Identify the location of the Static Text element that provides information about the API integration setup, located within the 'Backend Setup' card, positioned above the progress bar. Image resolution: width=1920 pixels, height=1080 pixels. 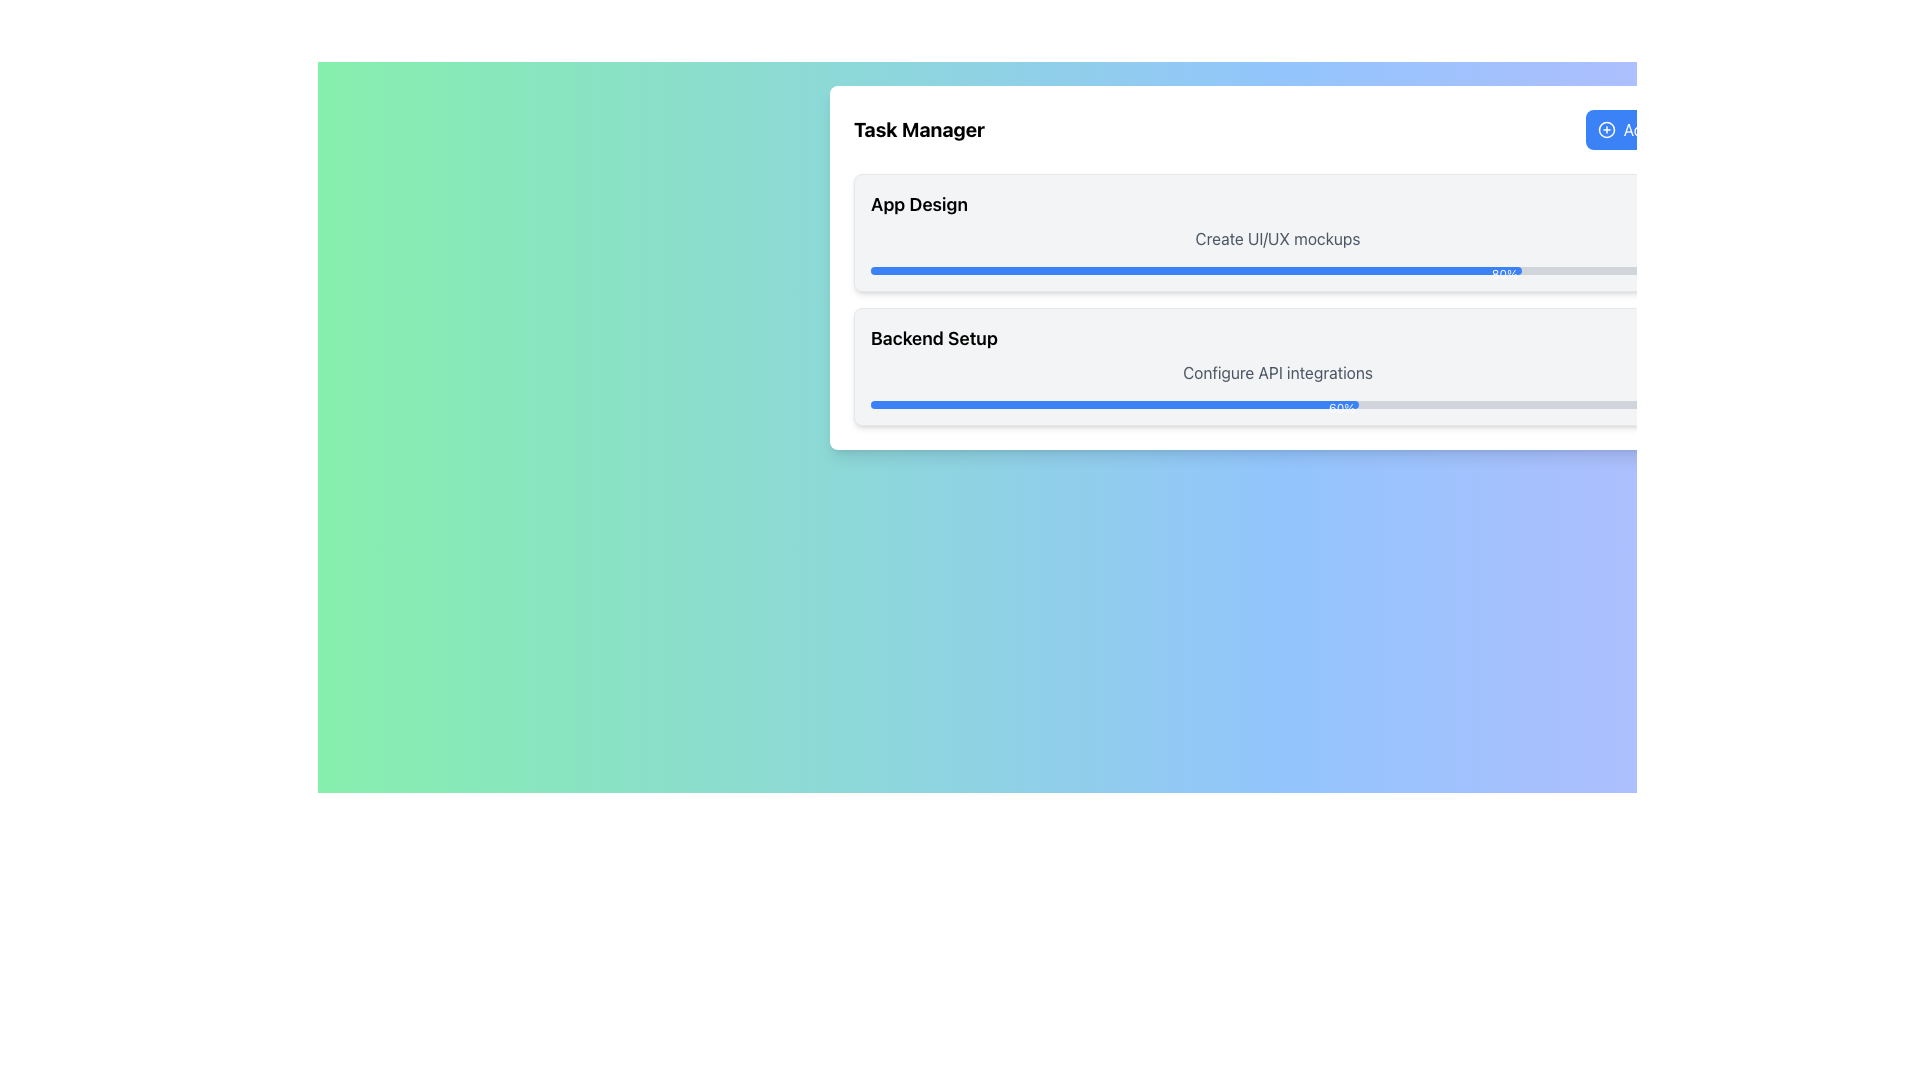
(1276, 373).